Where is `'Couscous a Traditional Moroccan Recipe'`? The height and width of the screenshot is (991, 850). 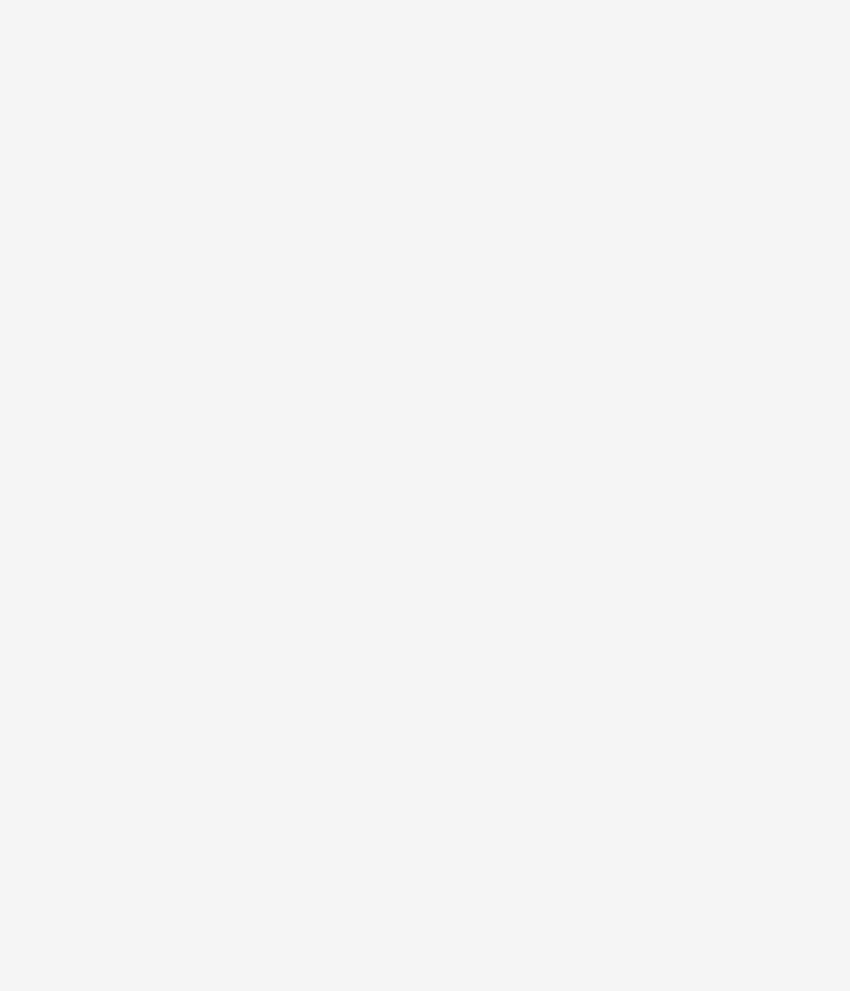
'Couscous a Traditional Moroccan Recipe' is located at coordinates (544, 407).